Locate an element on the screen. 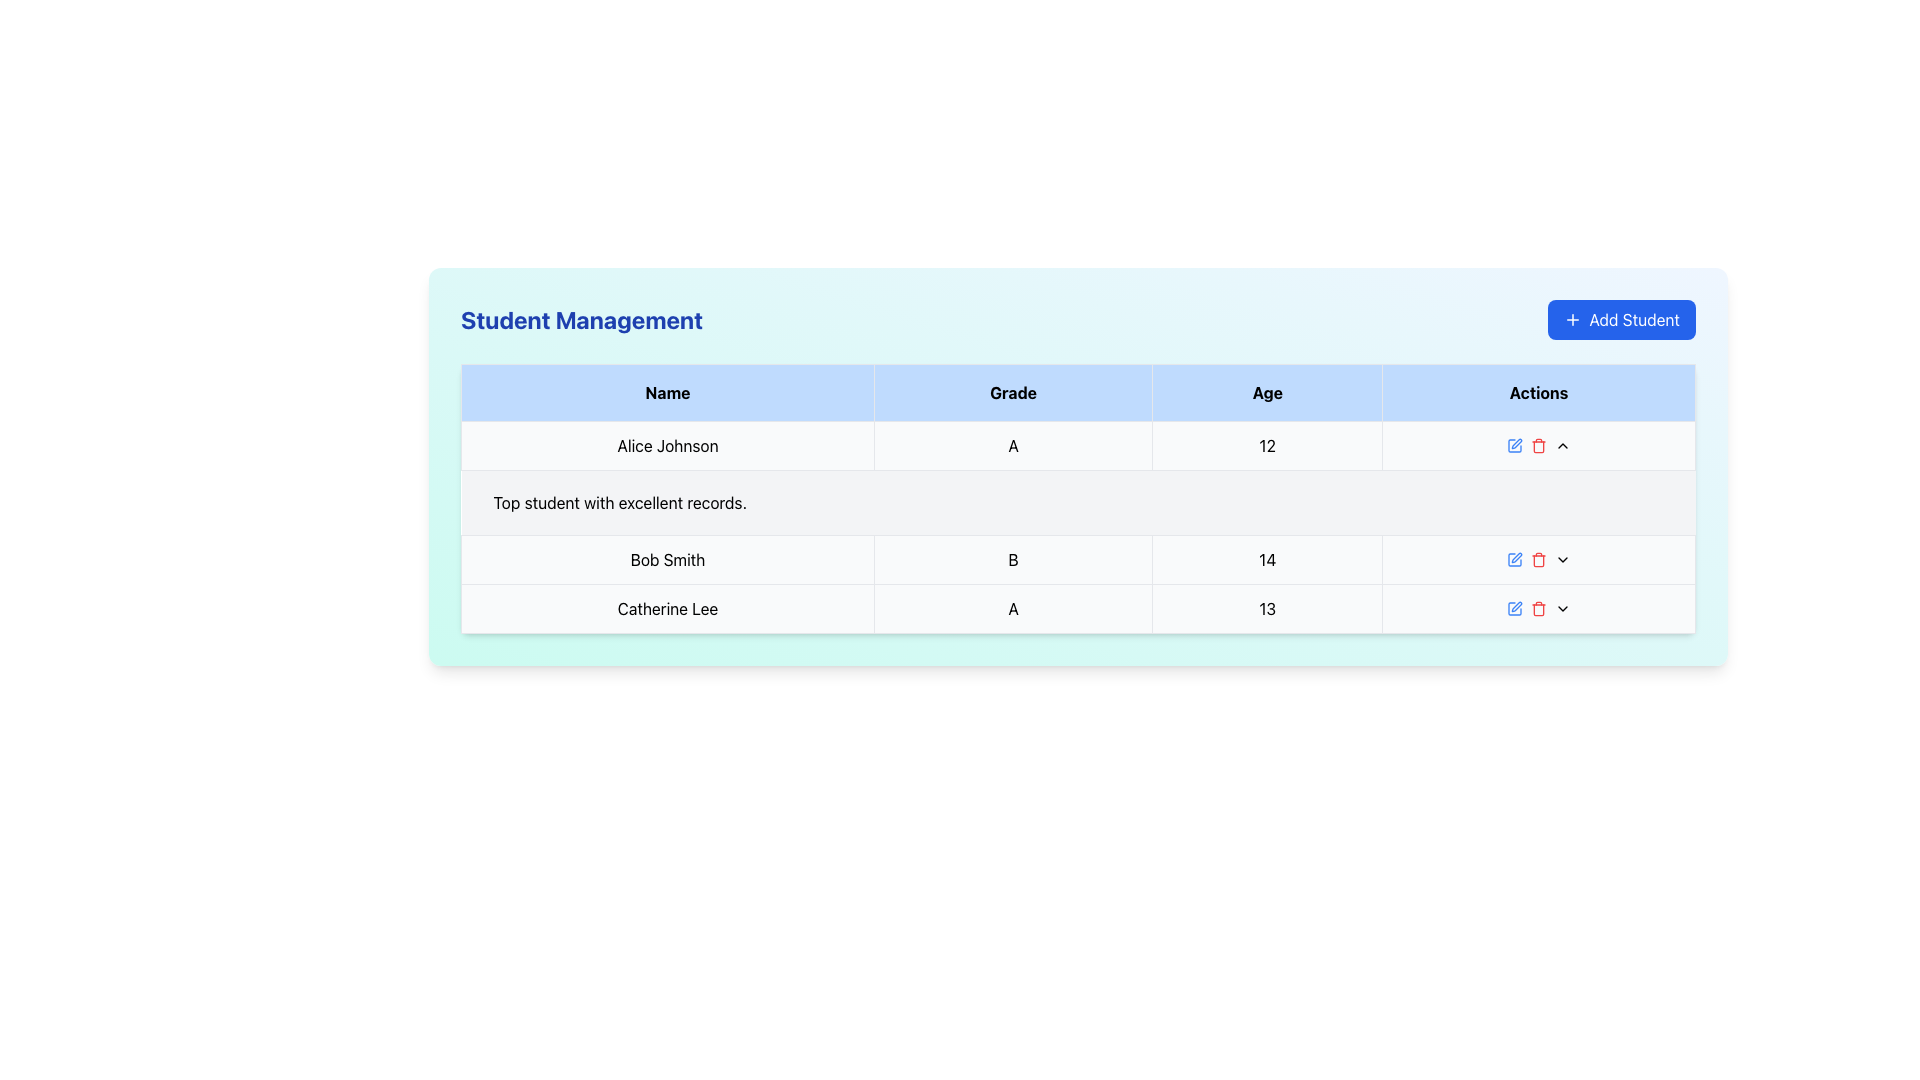 This screenshot has width=1920, height=1080. the 'Student Management' text label, which is styled in bold, large blue font and prominently displayed at the top-left of the interface is located at coordinates (580, 319).